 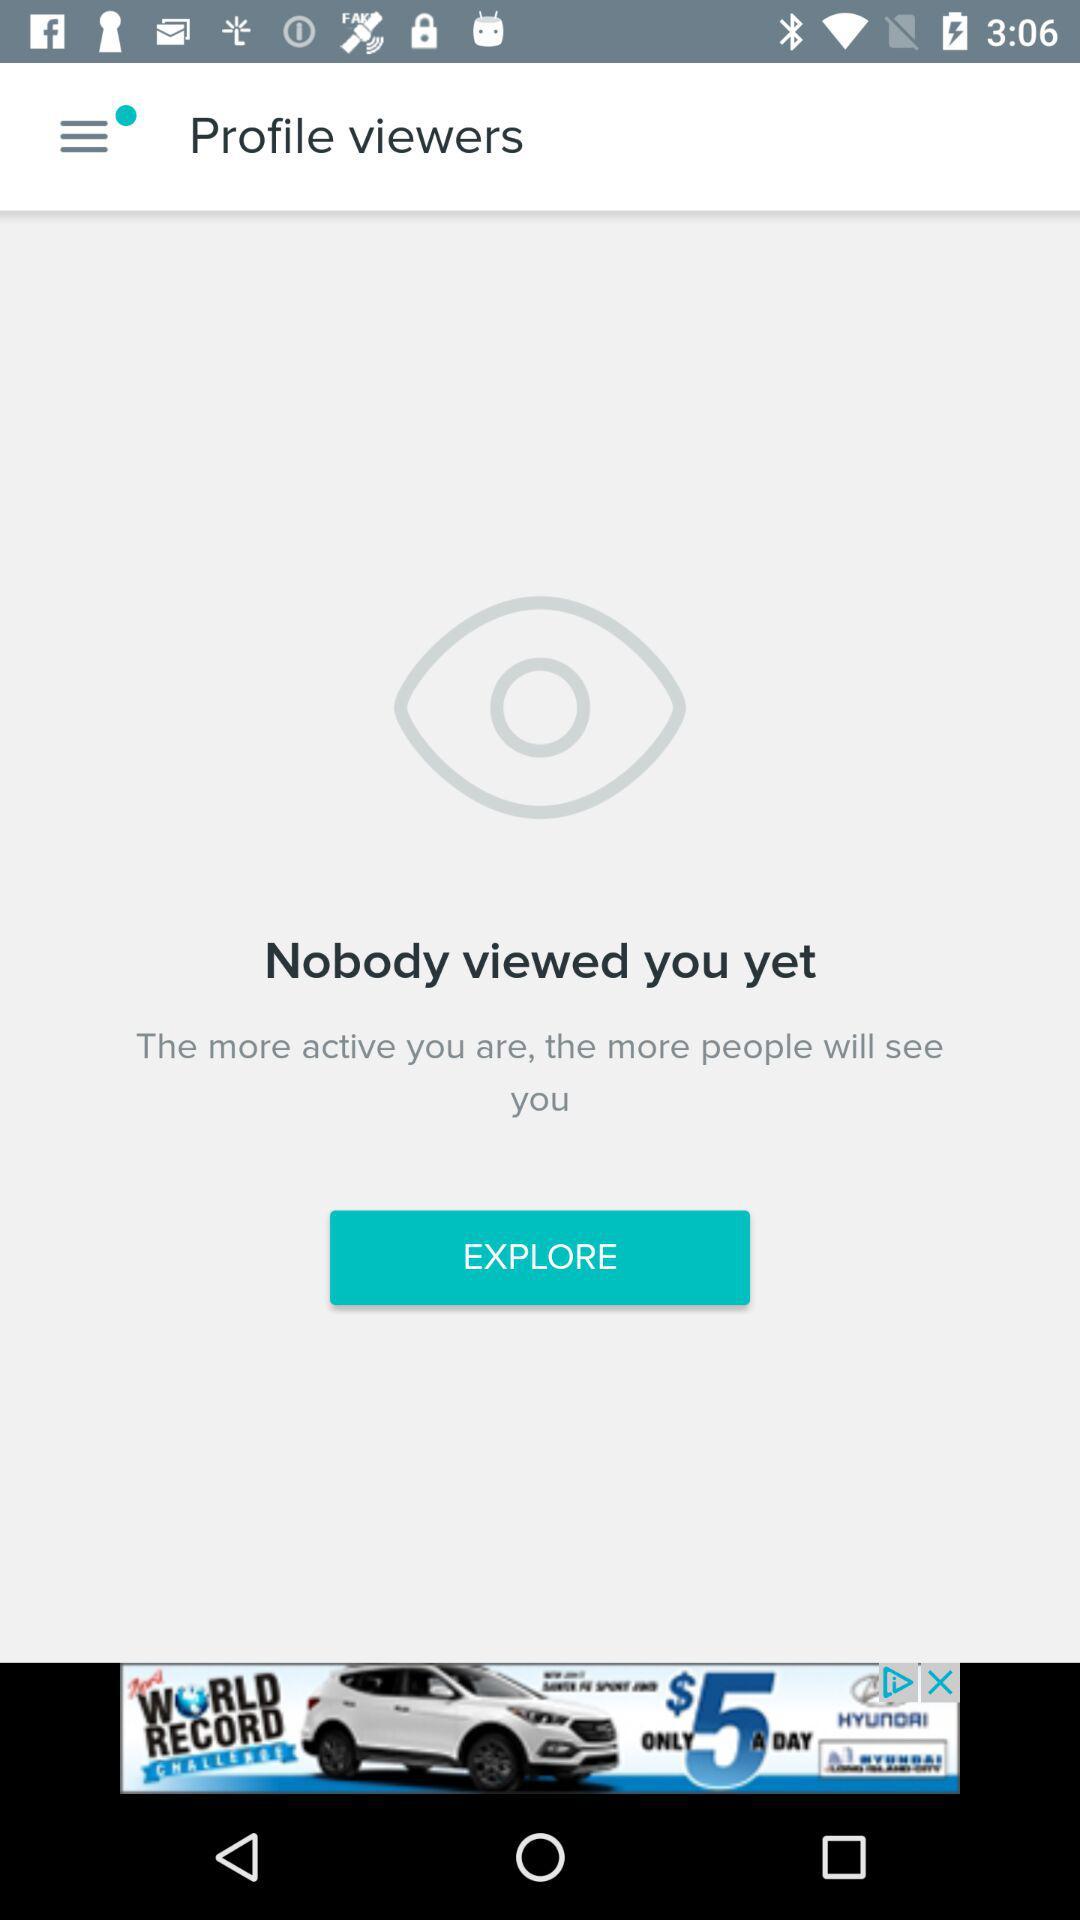 What do you see at coordinates (540, 1727) in the screenshot?
I see `advrtisment` at bounding box center [540, 1727].